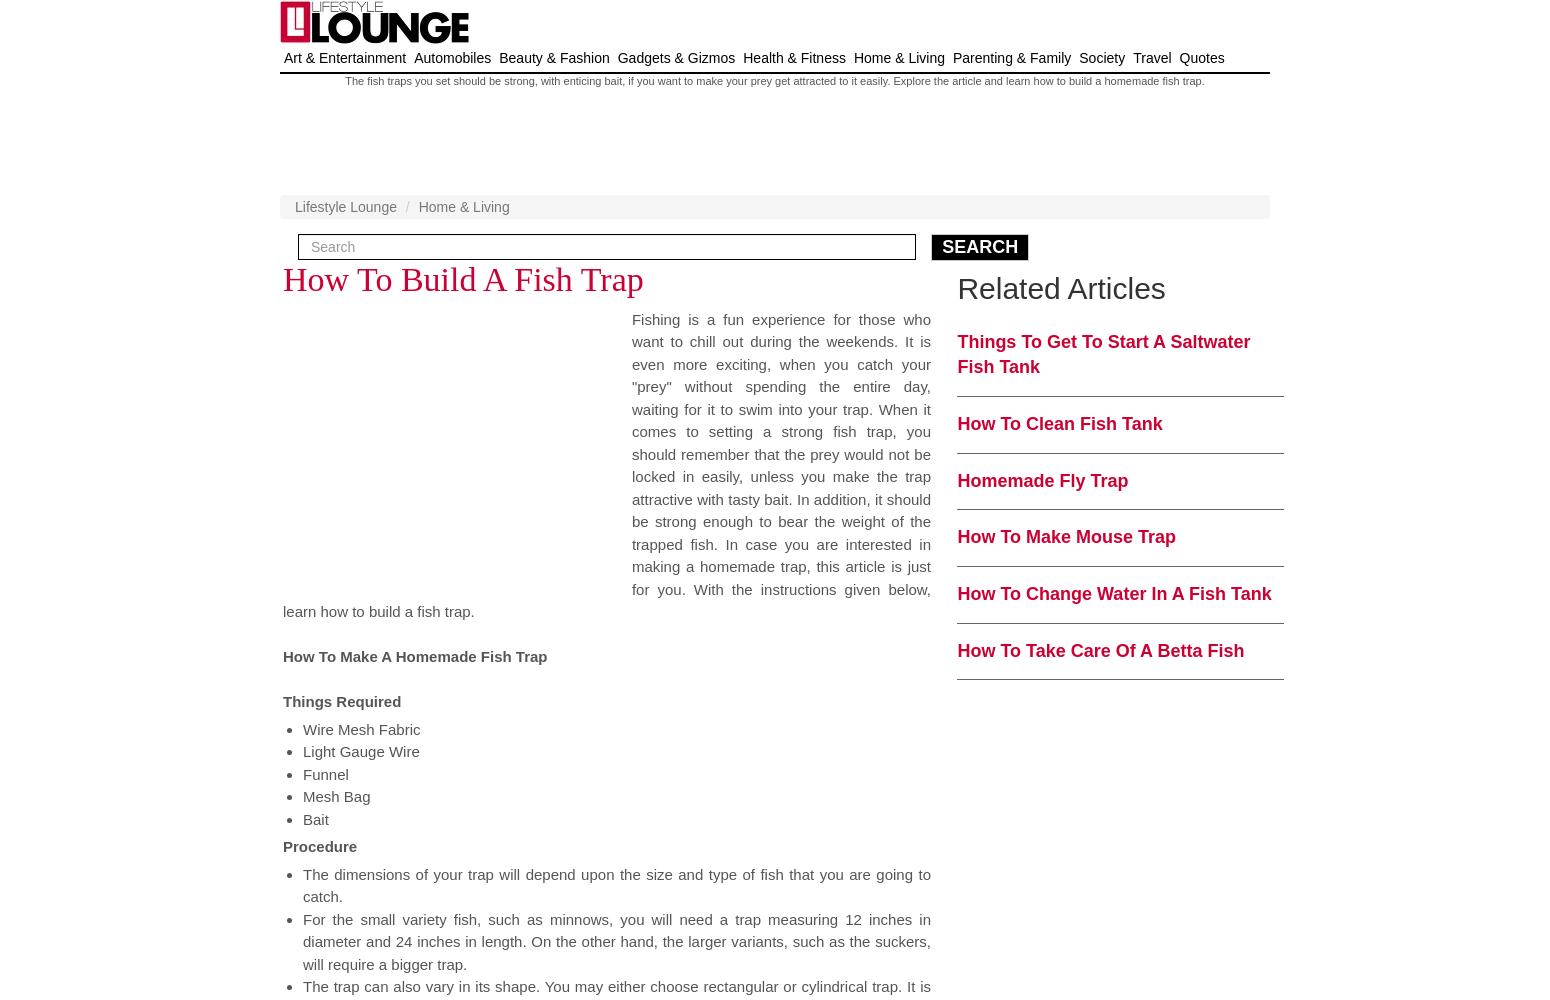  I want to click on 'Bait', so click(303, 817).